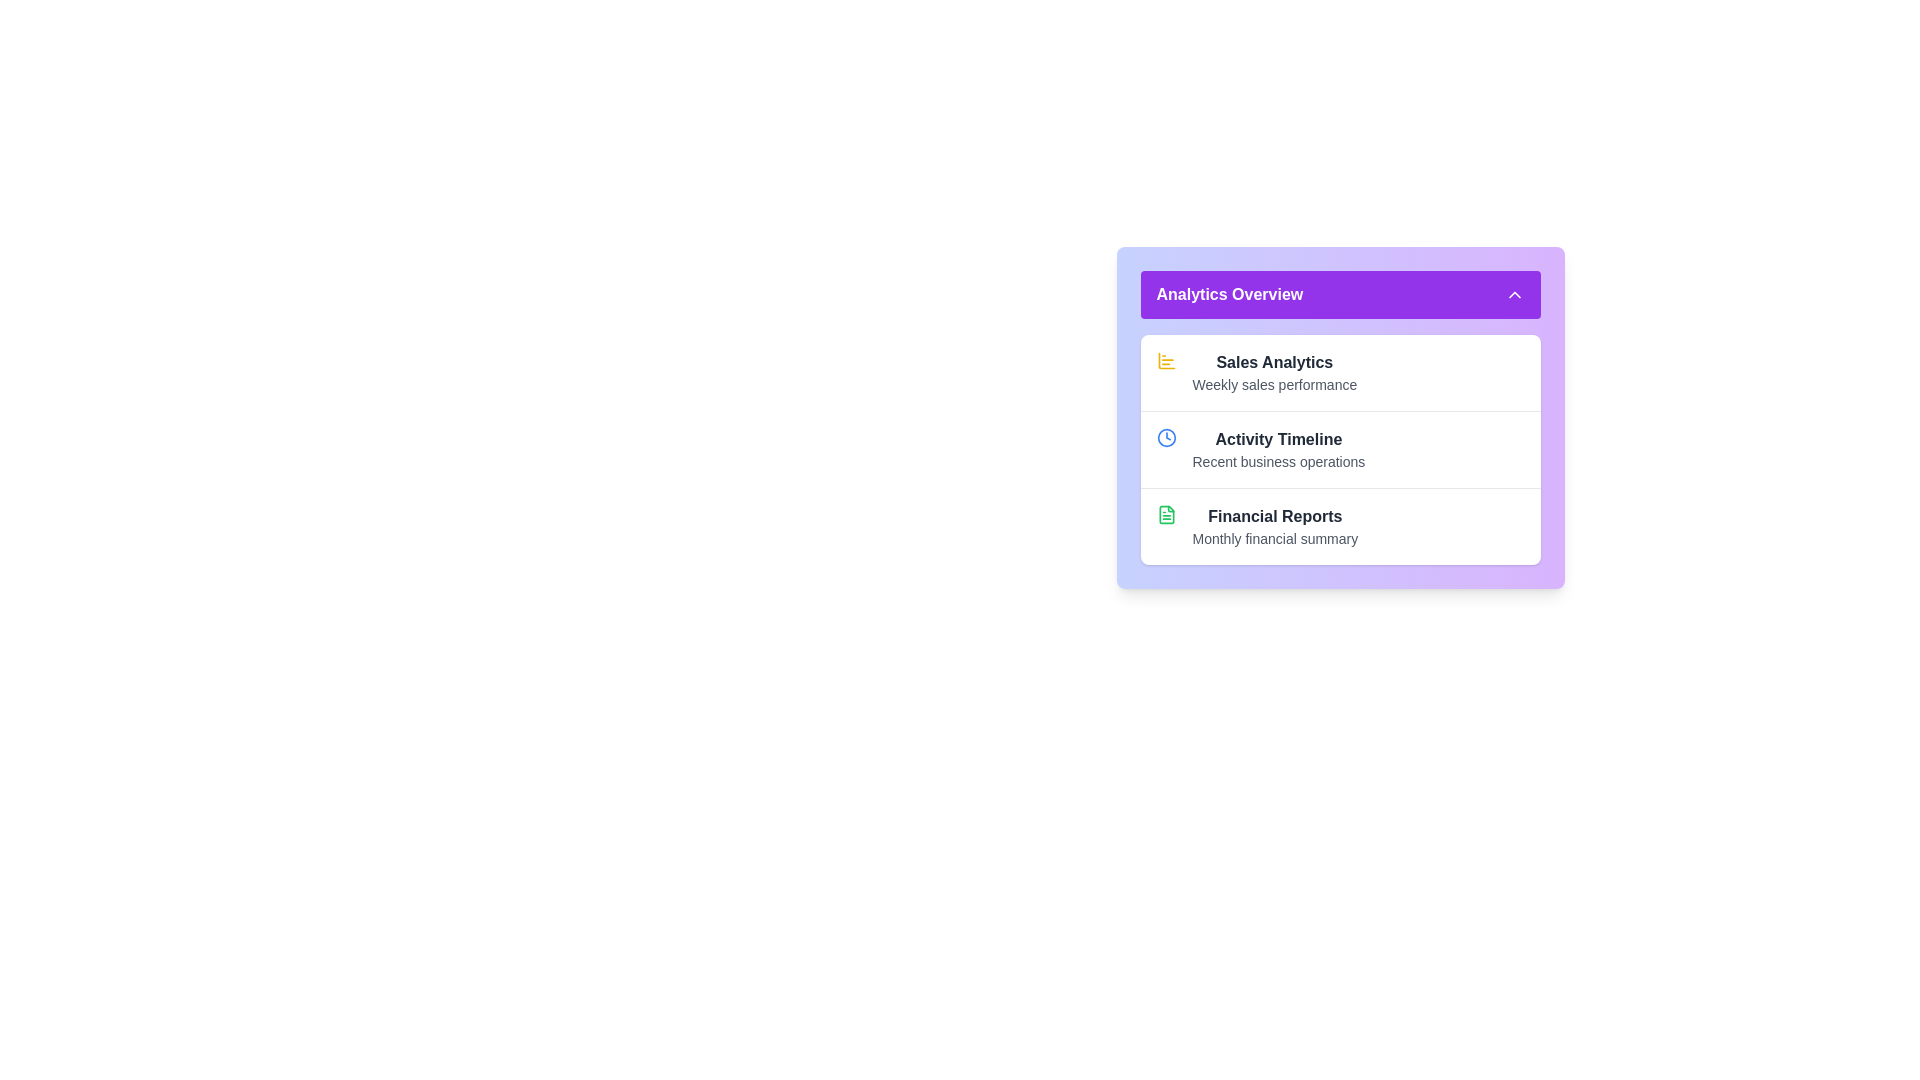  Describe the element at coordinates (1277, 450) in the screenshot. I see `the 'Activity Timeline' text block, which features a bold heading and a smaller subtext, located in the analytics overview panel between the 'Sales Analytics' and 'Financial Reports' cards` at that location.